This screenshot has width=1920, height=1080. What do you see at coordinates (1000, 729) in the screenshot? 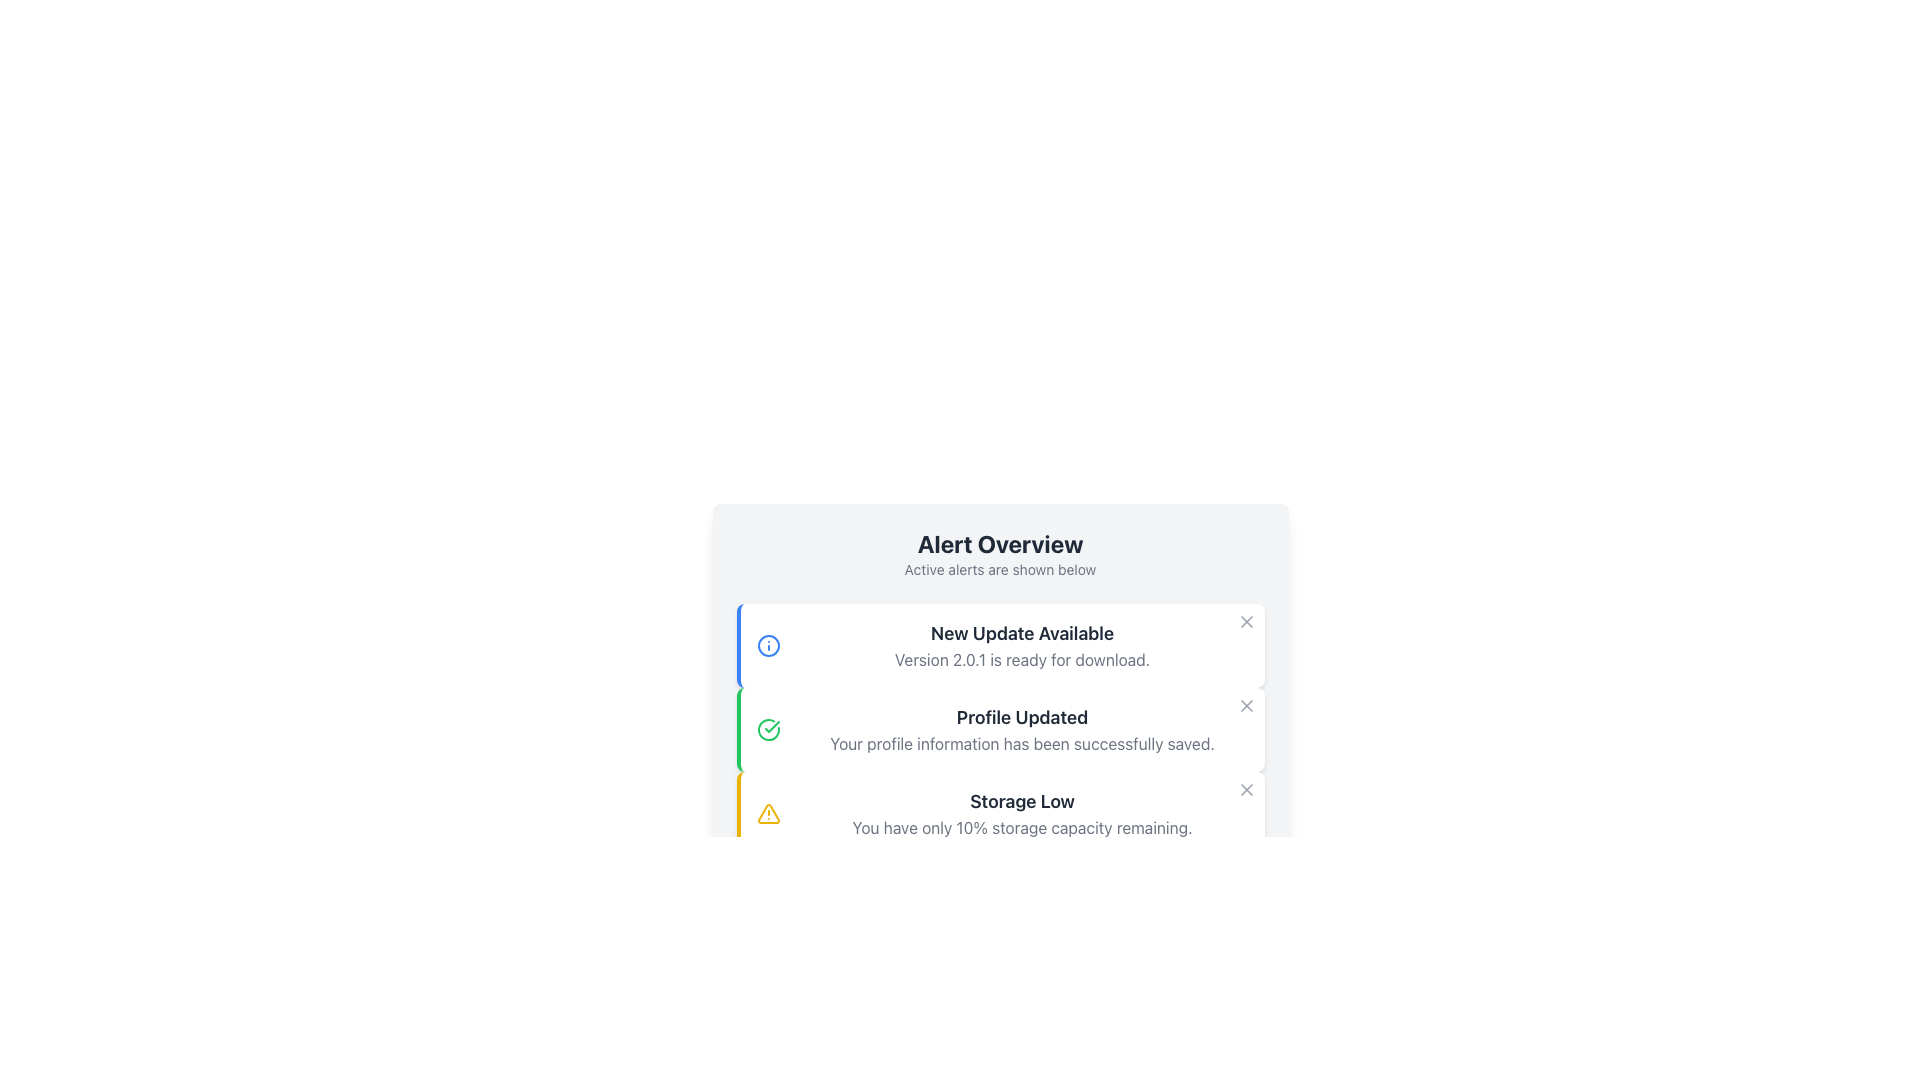
I see `the dismiss button on the Notification card that informs the user about a recent successful profile update, which is the middle card in a vertical list of three notifications` at bounding box center [1000, 729].